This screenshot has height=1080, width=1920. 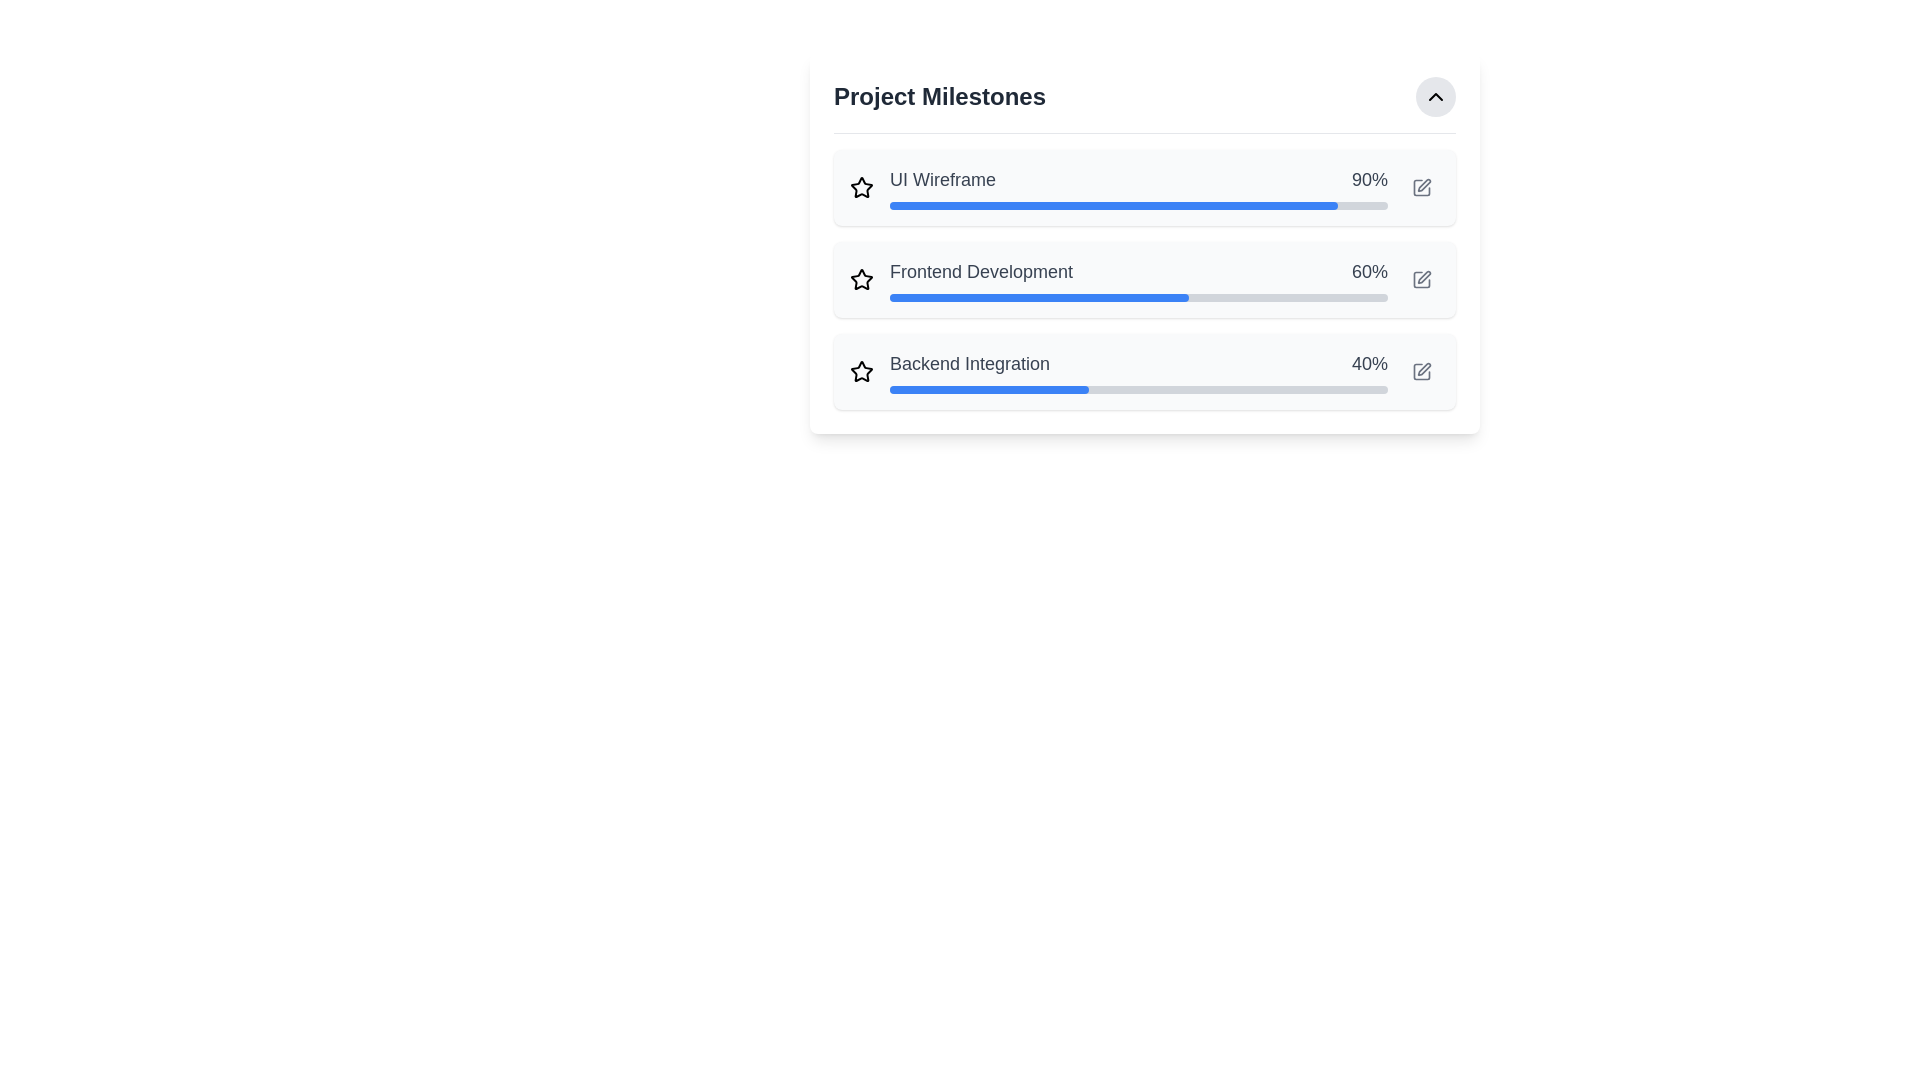 What do you see at coordinates (1138, 280) in the screenshot?
I see `the progress bar indicating the completion level of the 'Frontend Development' milestone in the project milestones list` at bounding box center [1138, 280].